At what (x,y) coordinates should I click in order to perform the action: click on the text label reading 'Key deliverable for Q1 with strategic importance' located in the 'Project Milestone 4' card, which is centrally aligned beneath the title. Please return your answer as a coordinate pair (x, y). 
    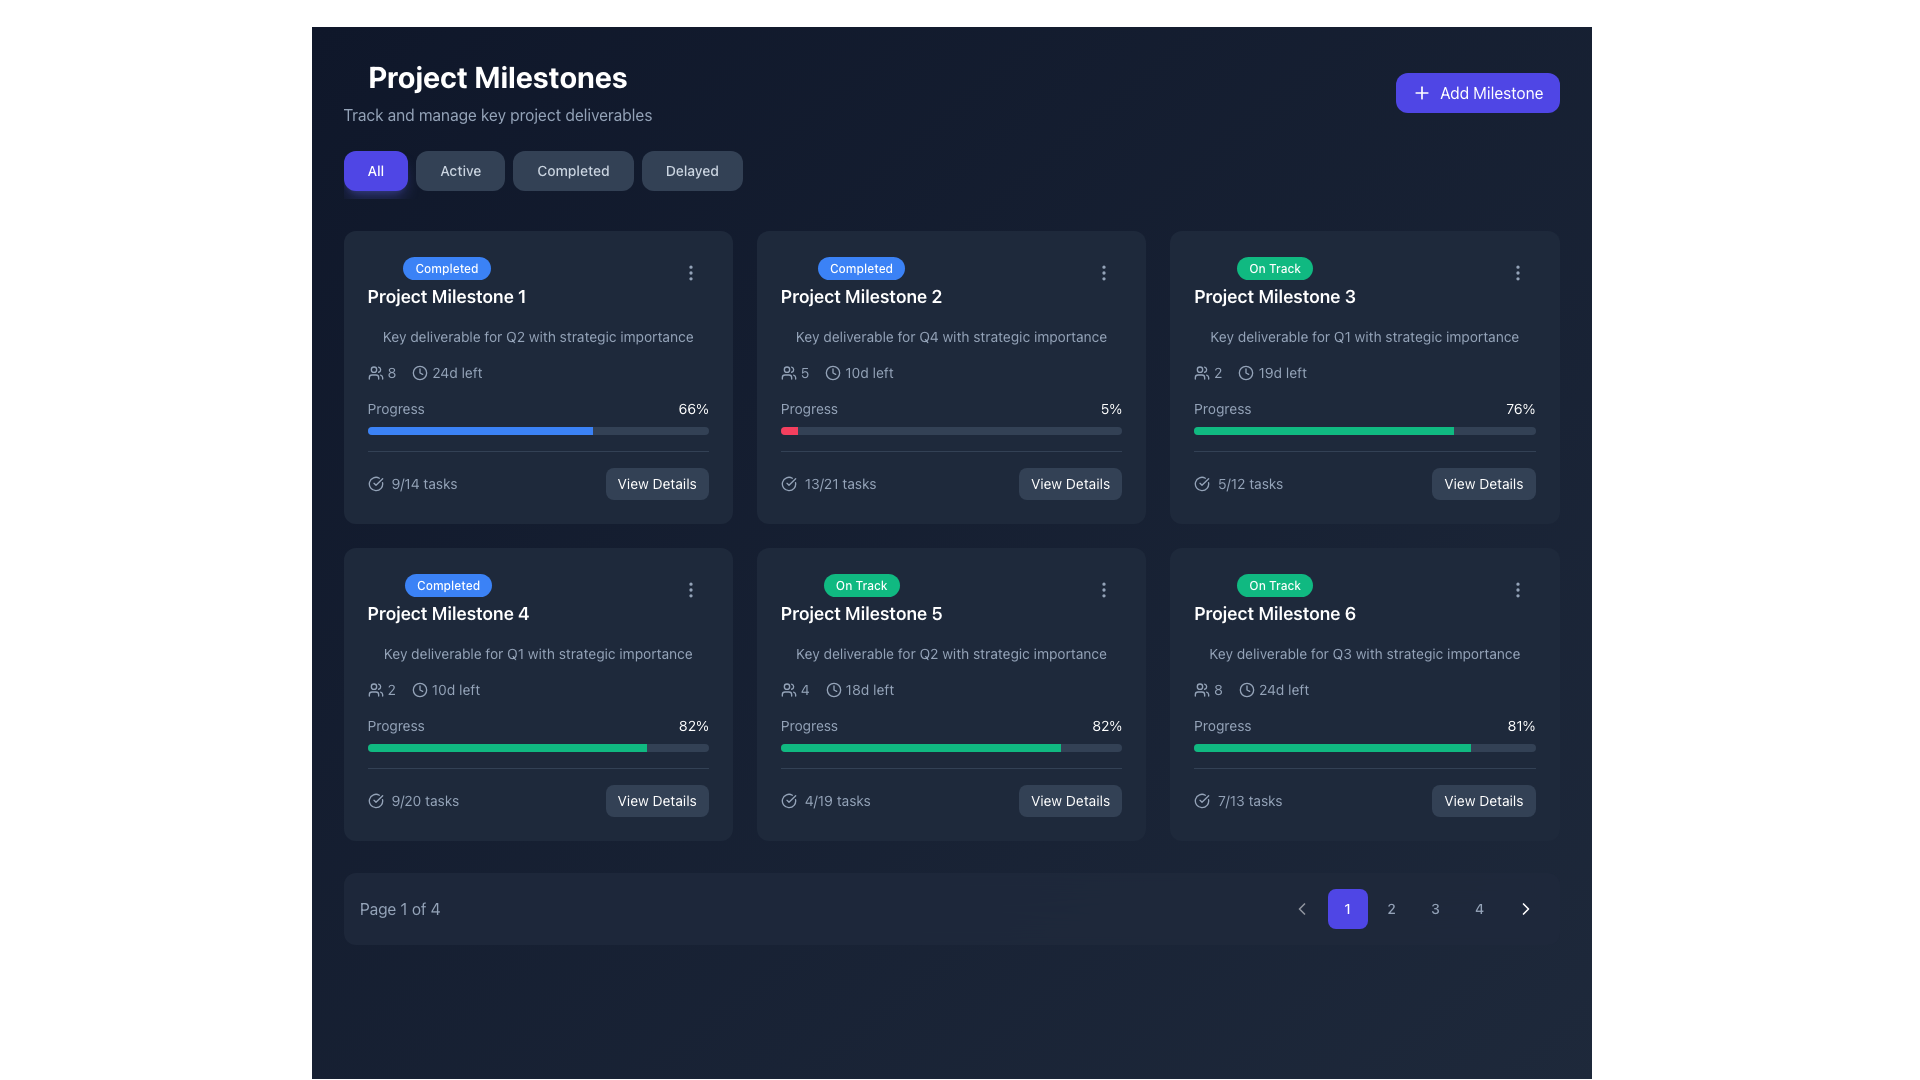
    Looking at the image, I should click on (538, 654).